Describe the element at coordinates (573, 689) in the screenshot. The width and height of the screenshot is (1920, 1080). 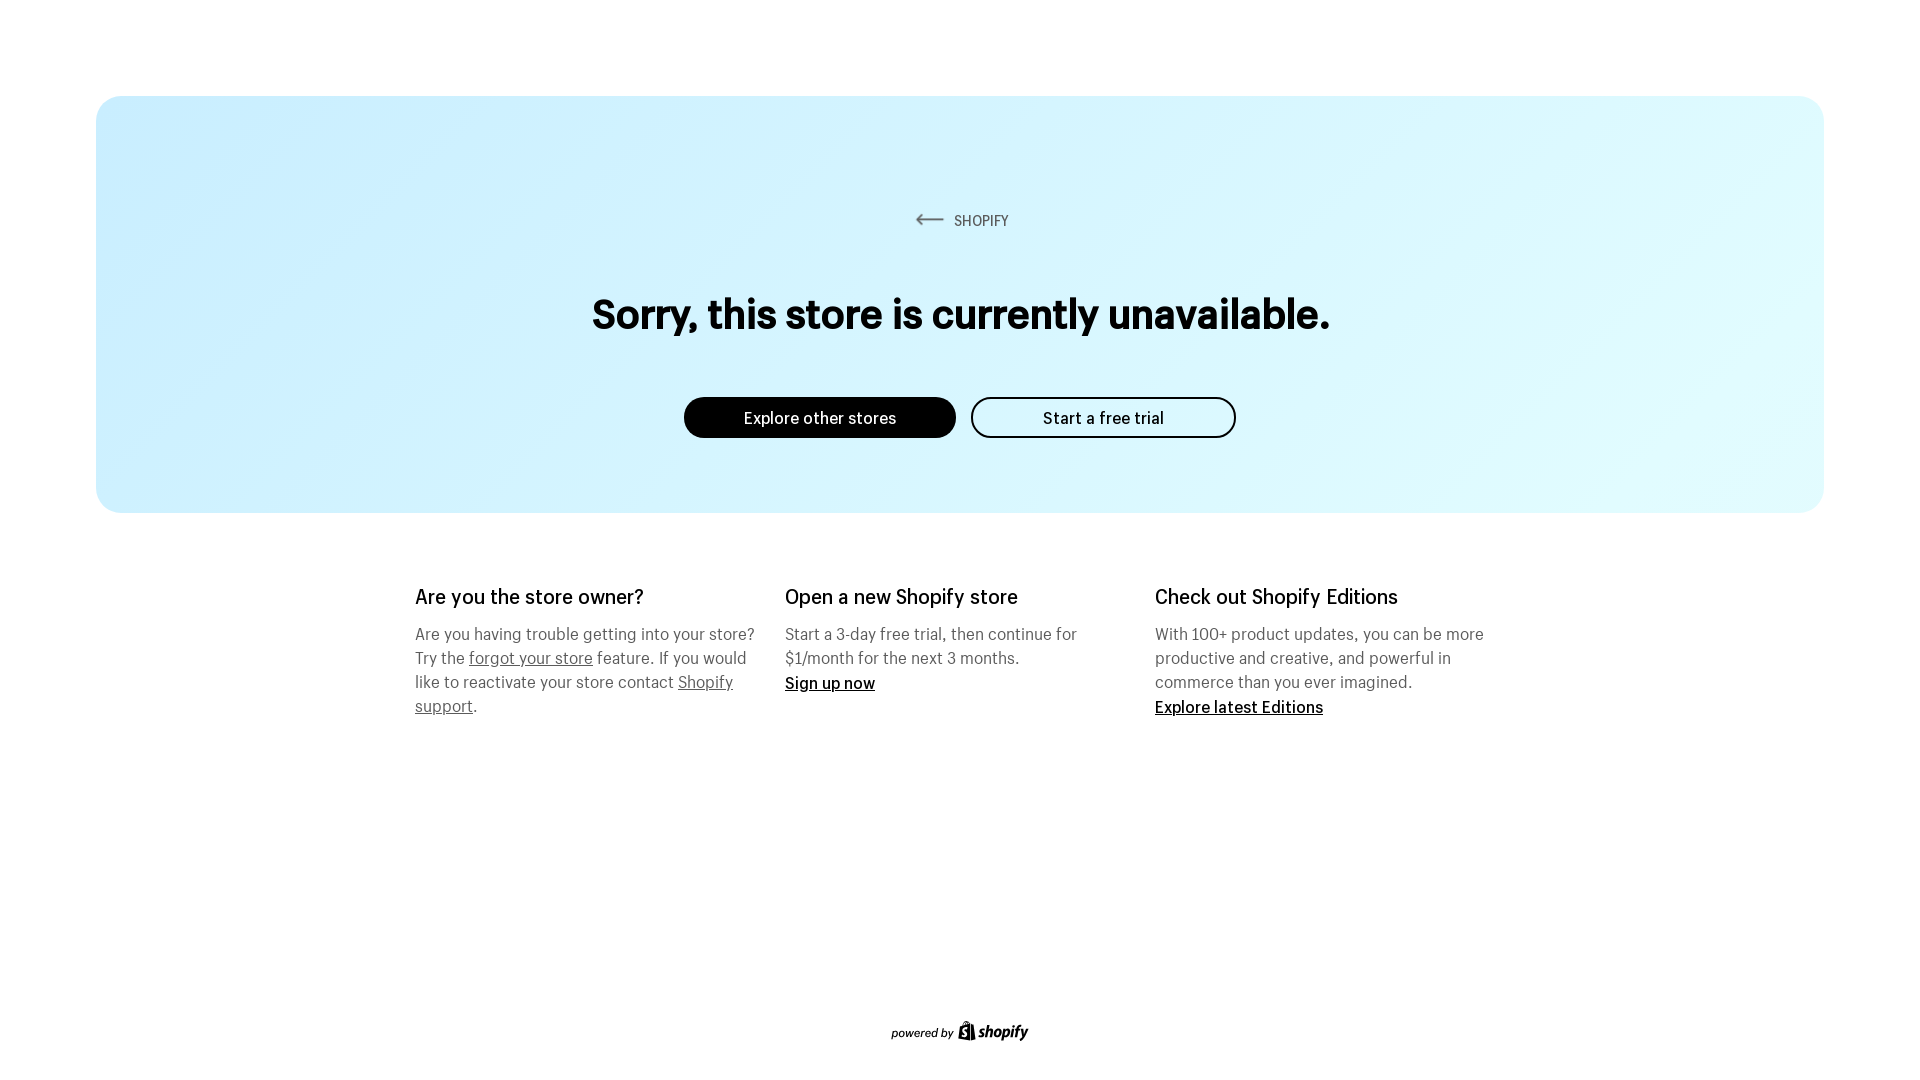
I see `'Shopify support'` at that location.